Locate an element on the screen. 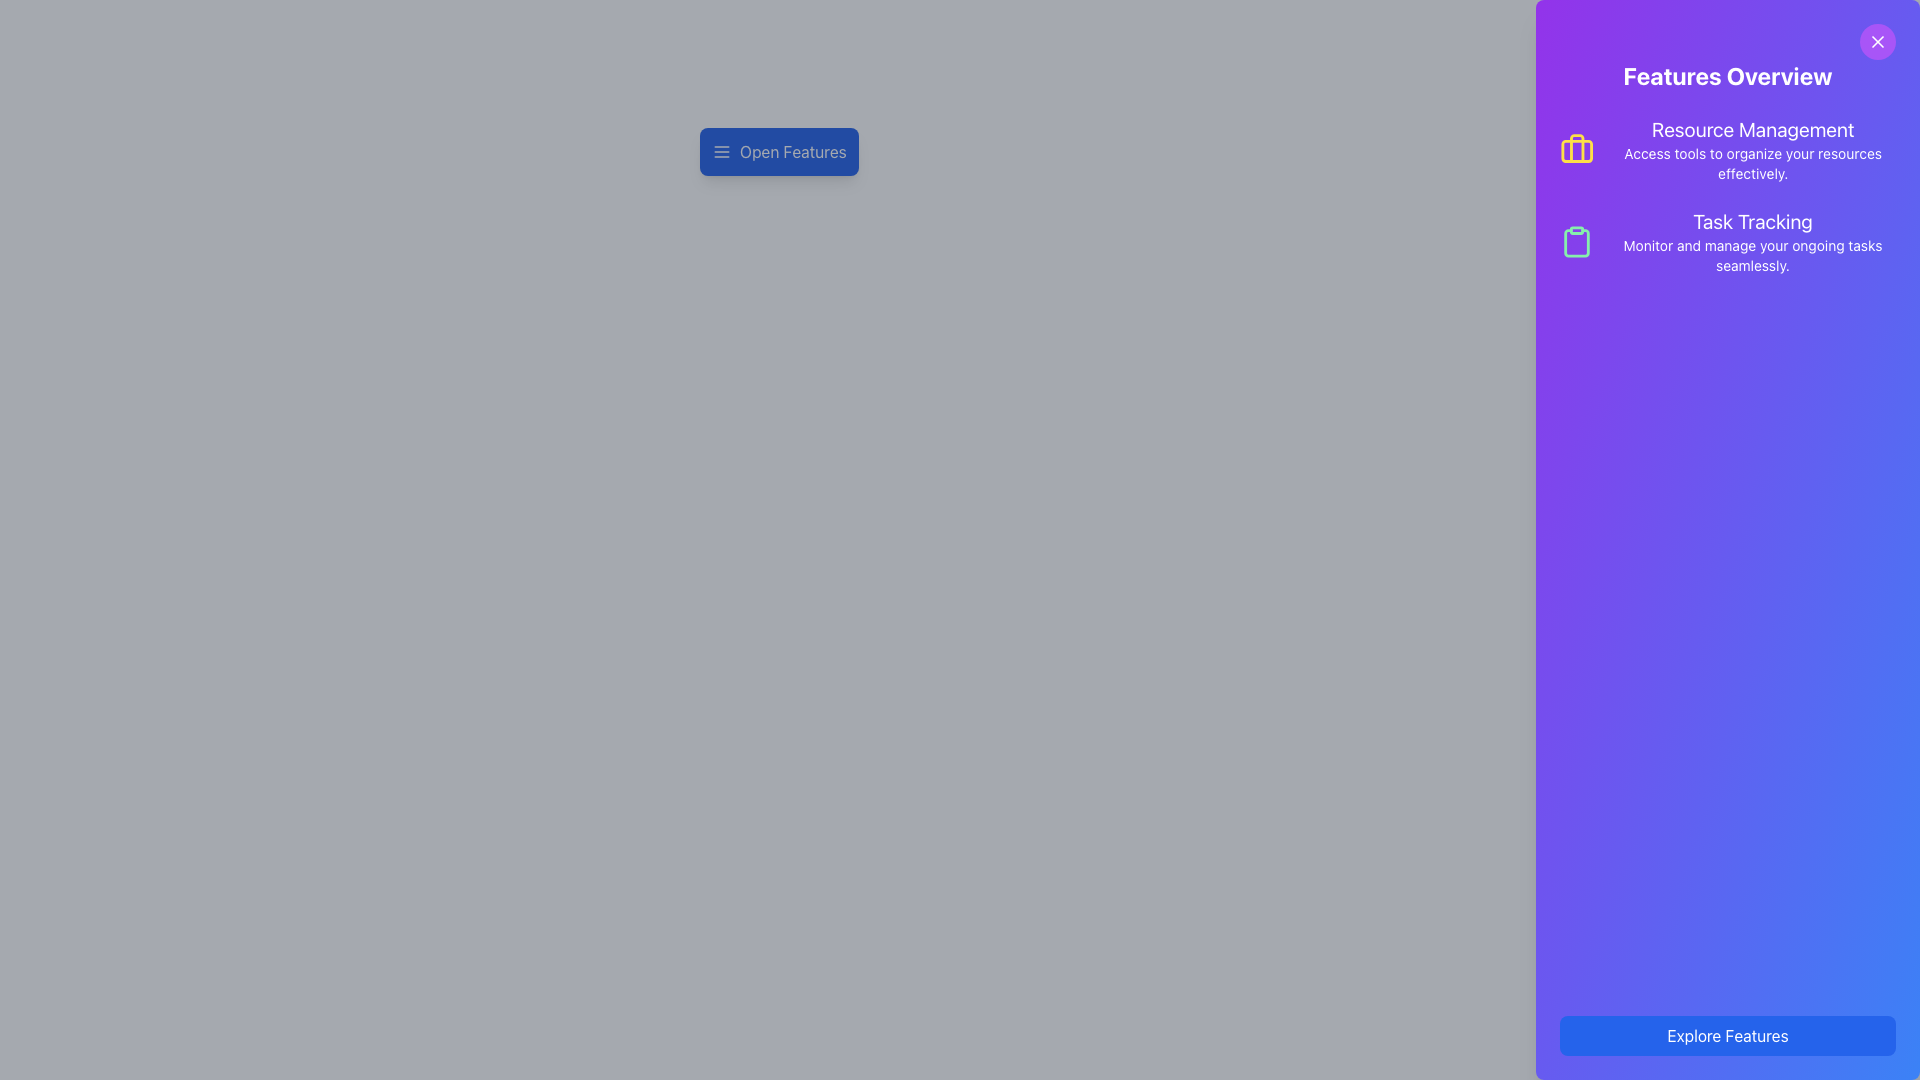  the Informative UI block titled 'Resource Management' which includes a subtitle and a yellow briefcase icon, located at the top of the 'Features Overview' section is located at coordinates (1727, 149).